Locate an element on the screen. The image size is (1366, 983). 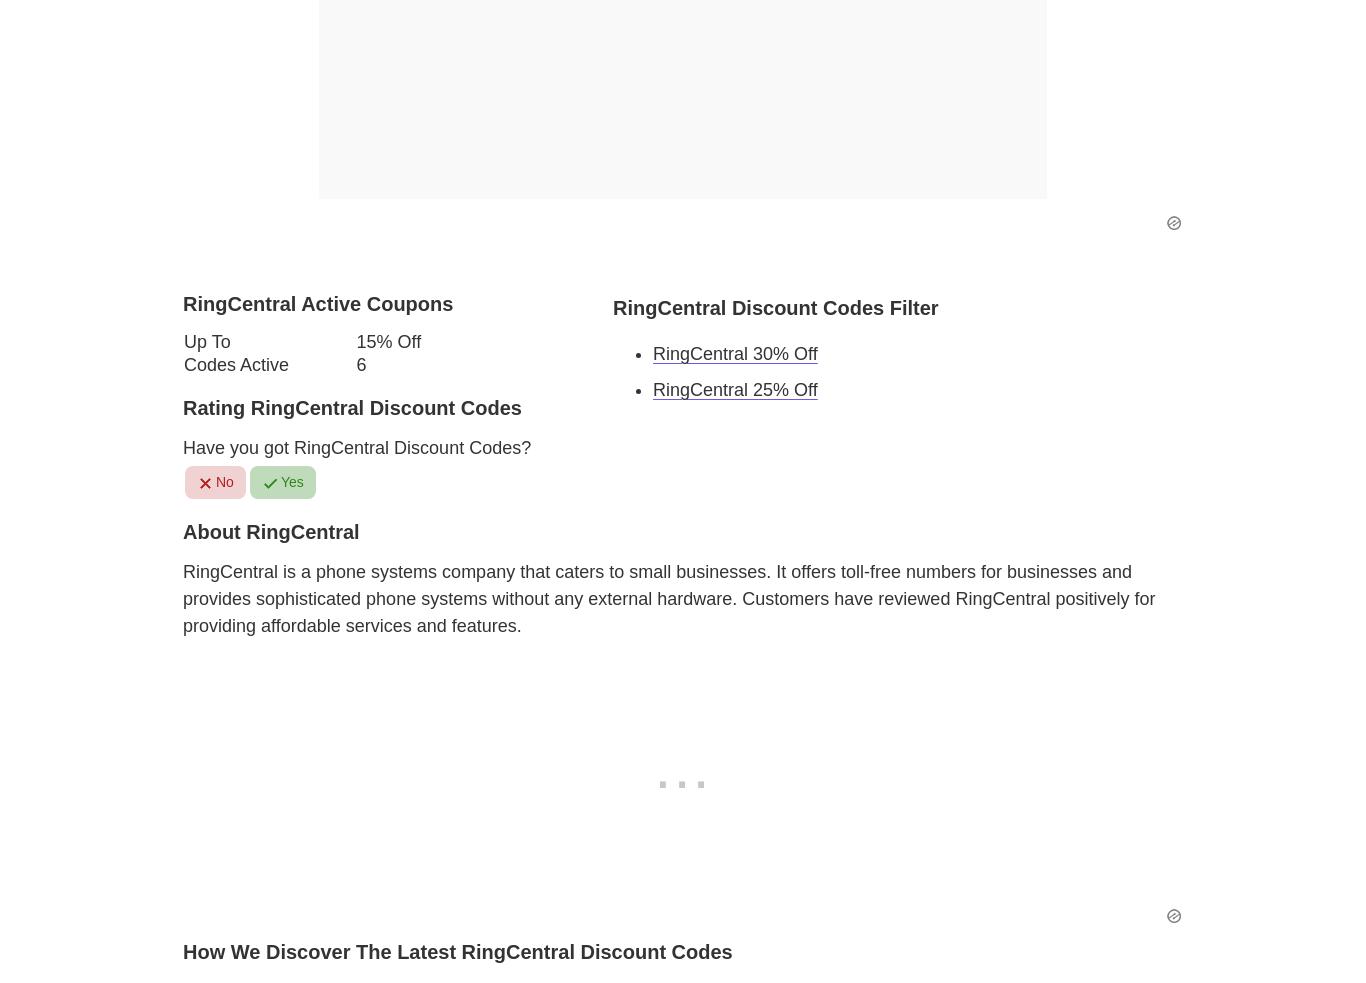
'RingCentral is a phone systems company that caters to small businesses. It offers toll-free numbers for businesses and provides sophisticated phone systems without any external hardware. Customers have reviewed RingCentral positively for providing affordable services and features.' is located at coordinates (668, 597).